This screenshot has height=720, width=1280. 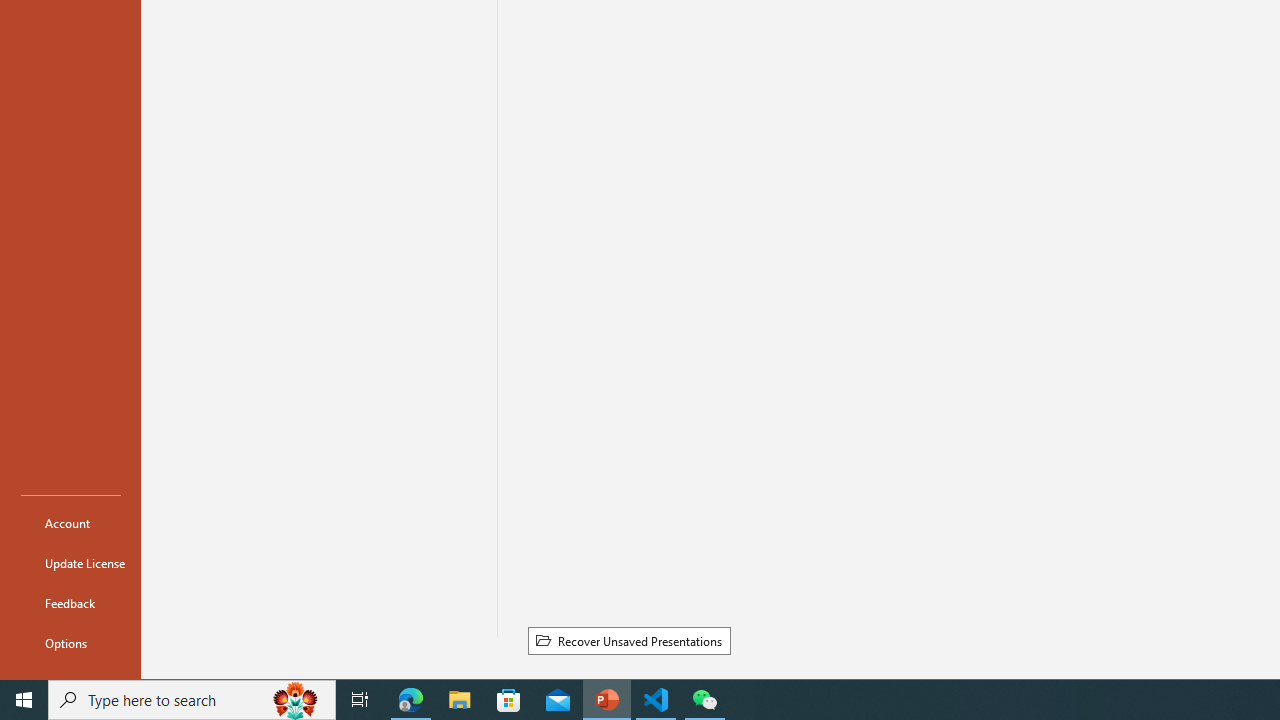 What do you see at coordinates (71, 602) in the screenshot?
I see `'Feedback'` at bounding box center [71, 602].